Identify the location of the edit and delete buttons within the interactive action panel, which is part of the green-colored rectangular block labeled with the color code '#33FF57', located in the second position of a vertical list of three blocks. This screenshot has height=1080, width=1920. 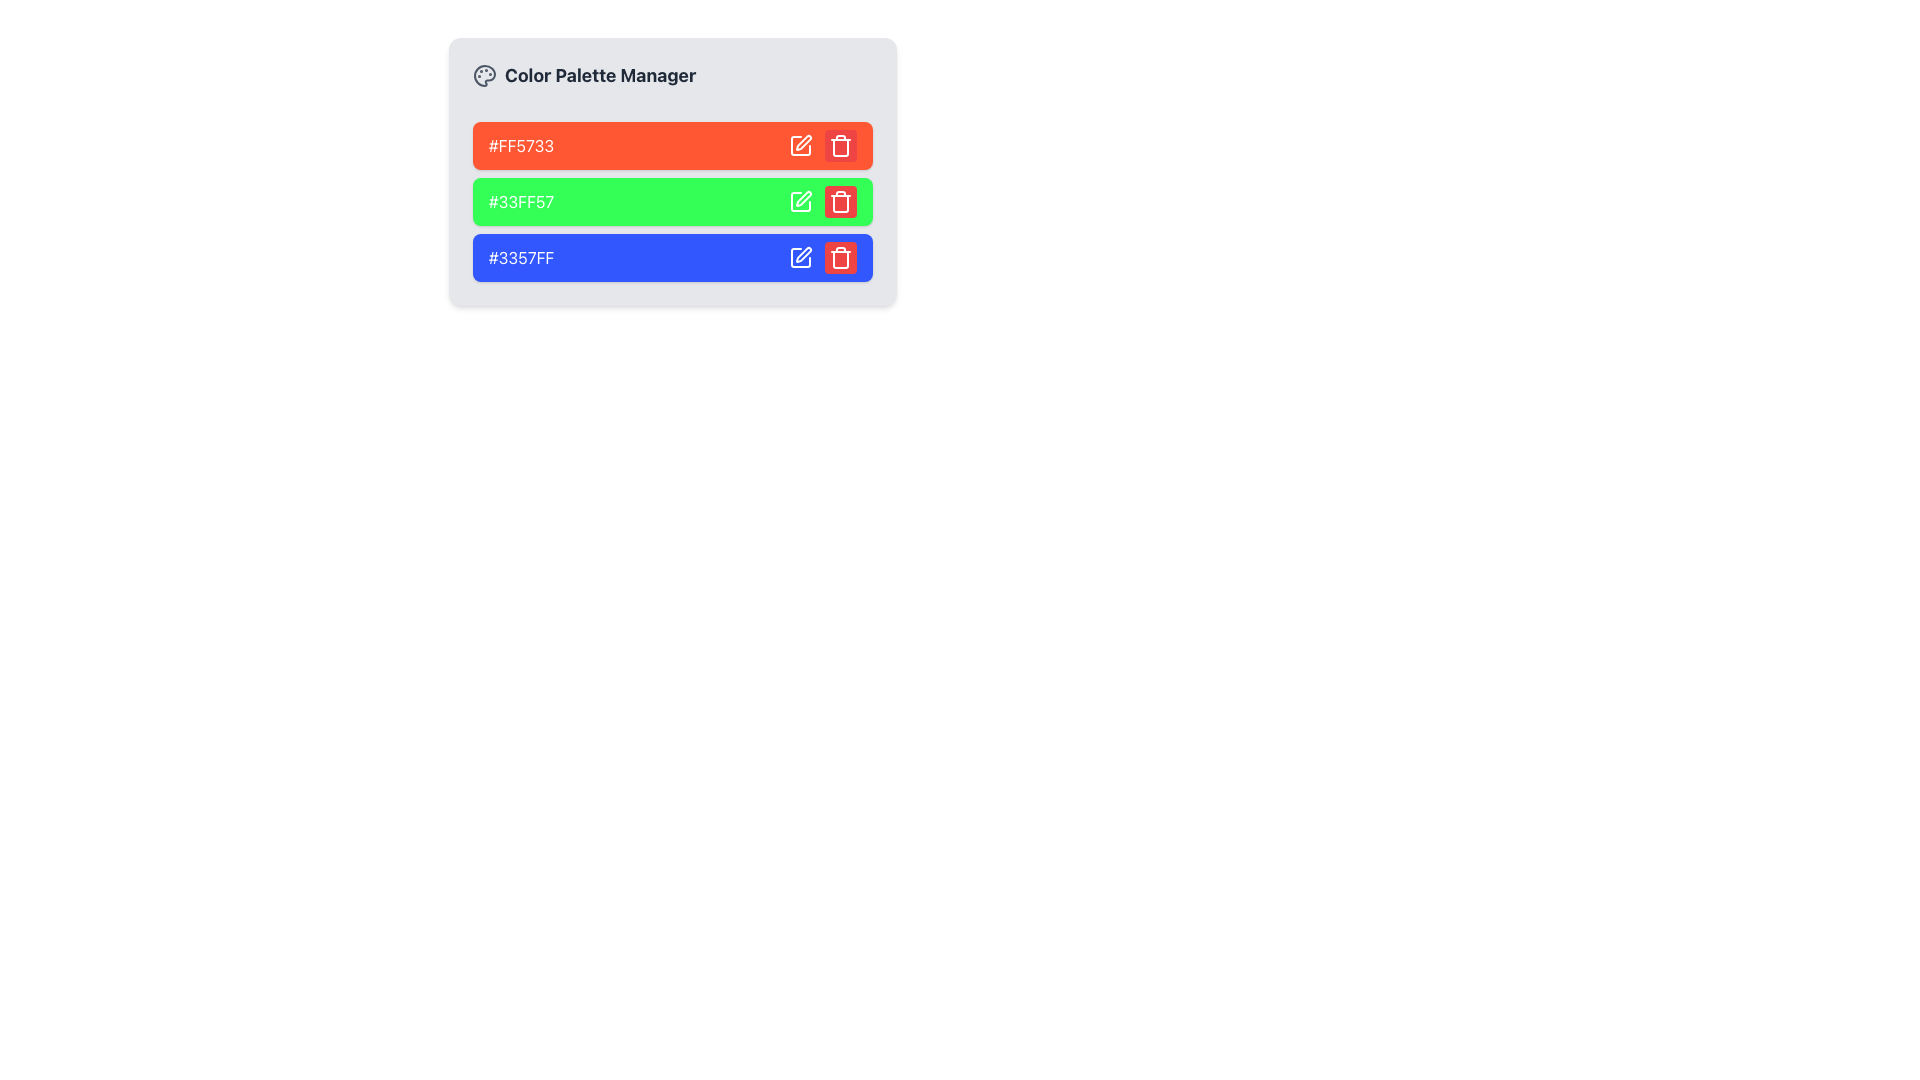
(820, 201).